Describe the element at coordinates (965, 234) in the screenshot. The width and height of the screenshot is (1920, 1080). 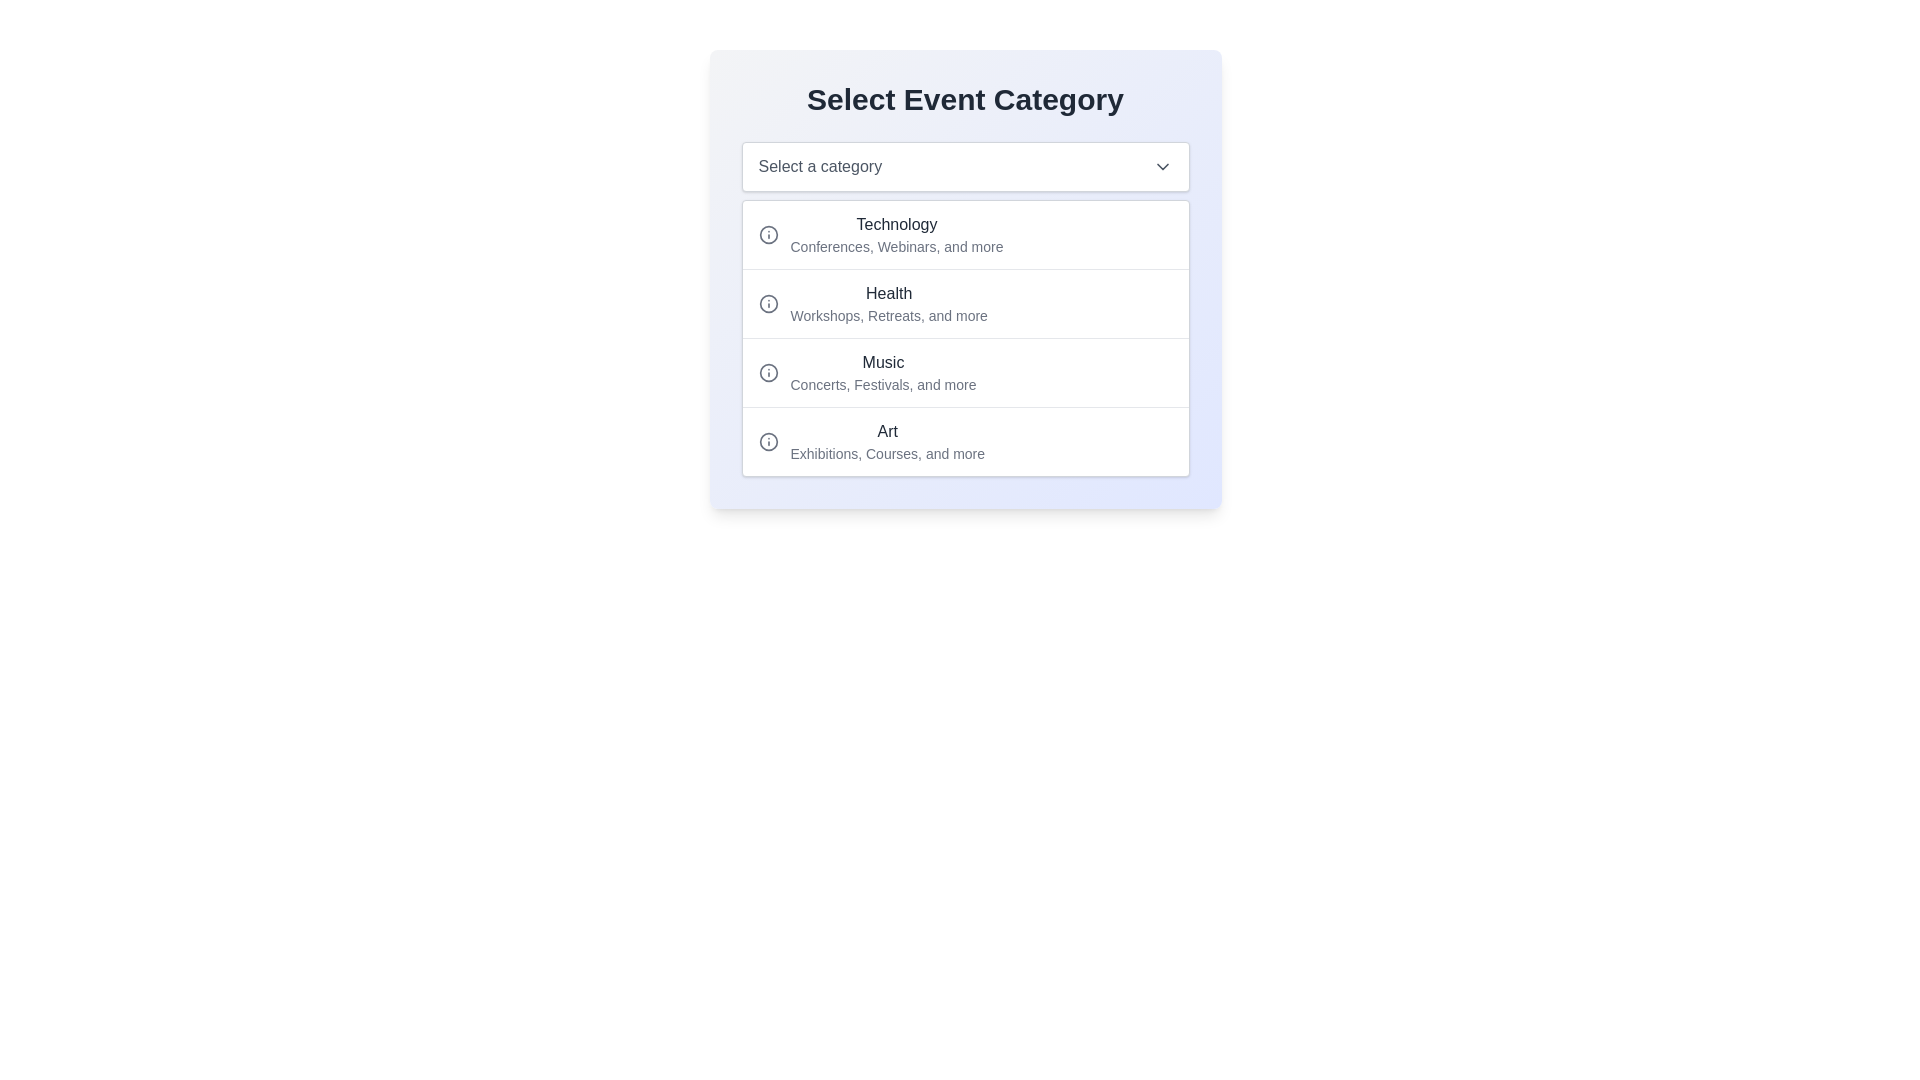
I see `the 'Technology' category list item` at that location.